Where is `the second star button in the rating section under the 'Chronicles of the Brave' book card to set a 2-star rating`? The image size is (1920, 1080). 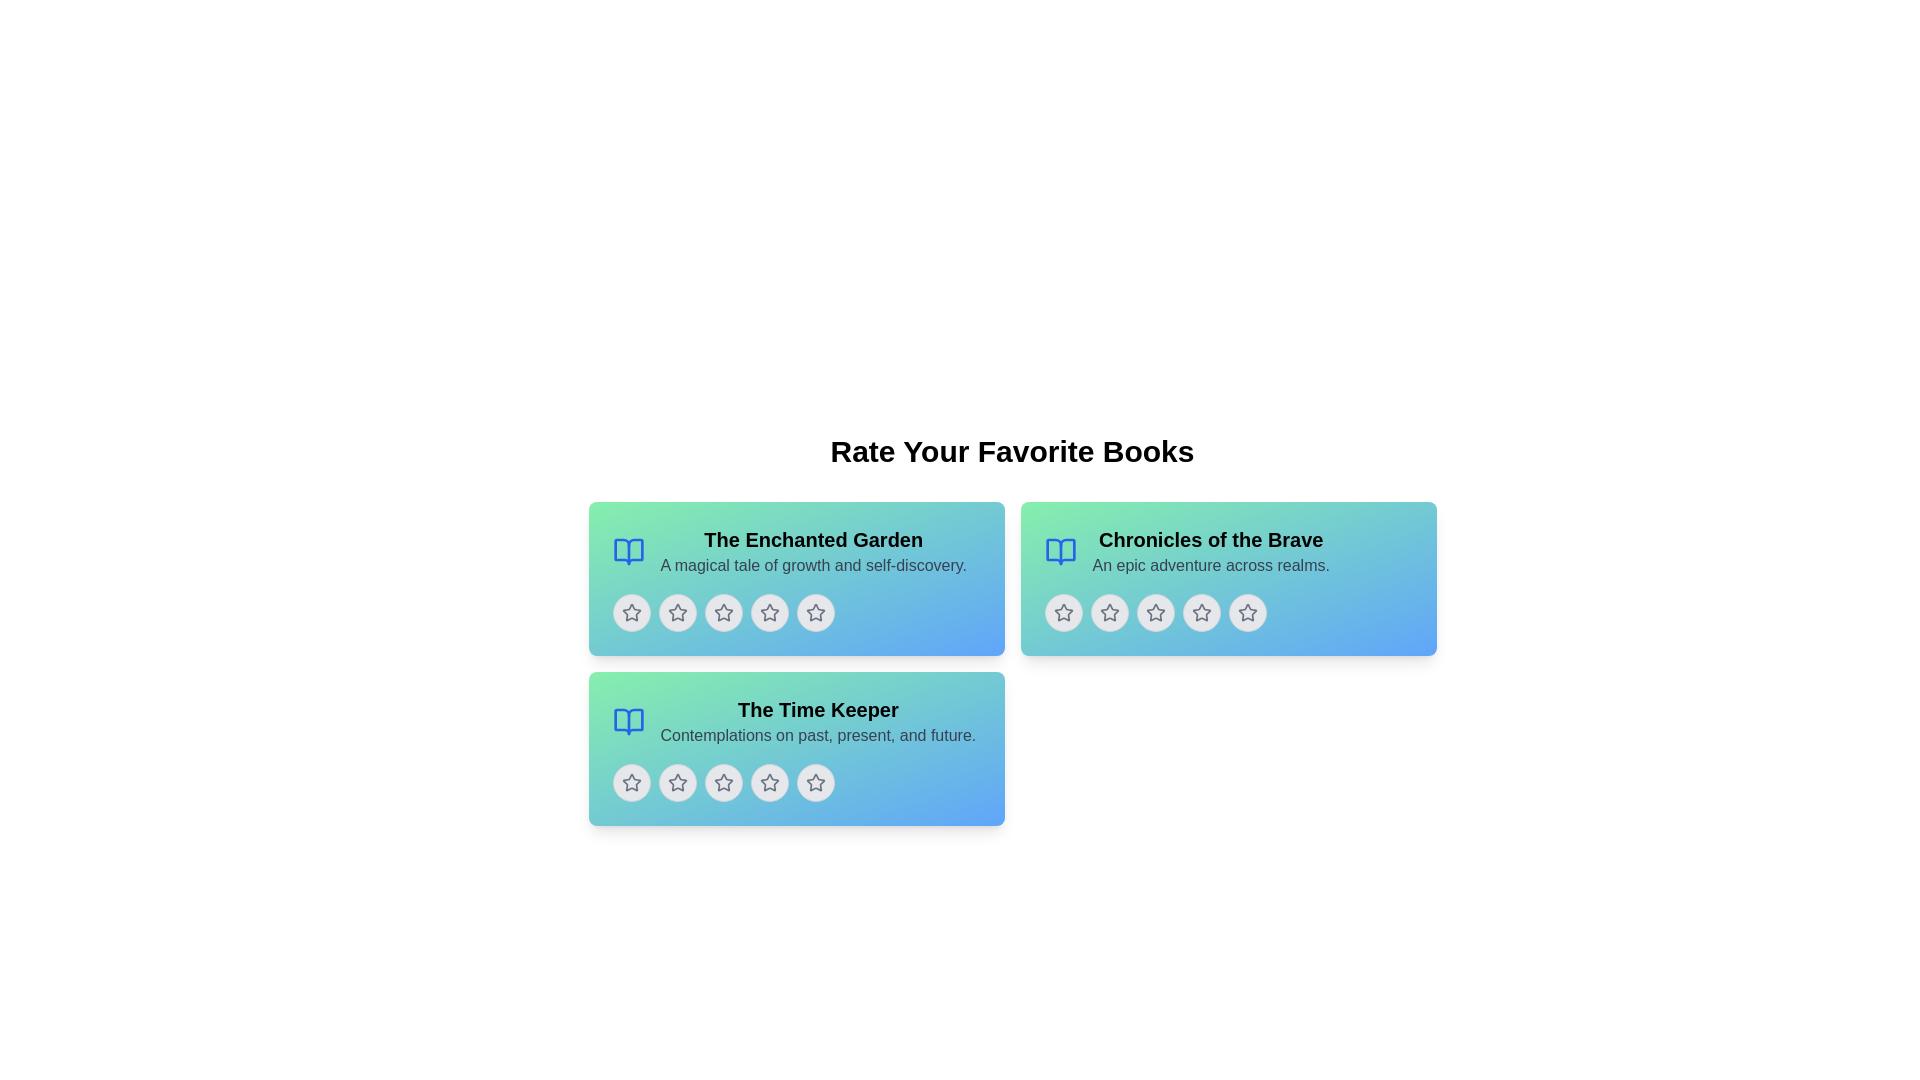
the second star button in the rating section under the 'Chronicles of the Brave' book card to set a 2-star rating is located at coordinates (1108, 612).